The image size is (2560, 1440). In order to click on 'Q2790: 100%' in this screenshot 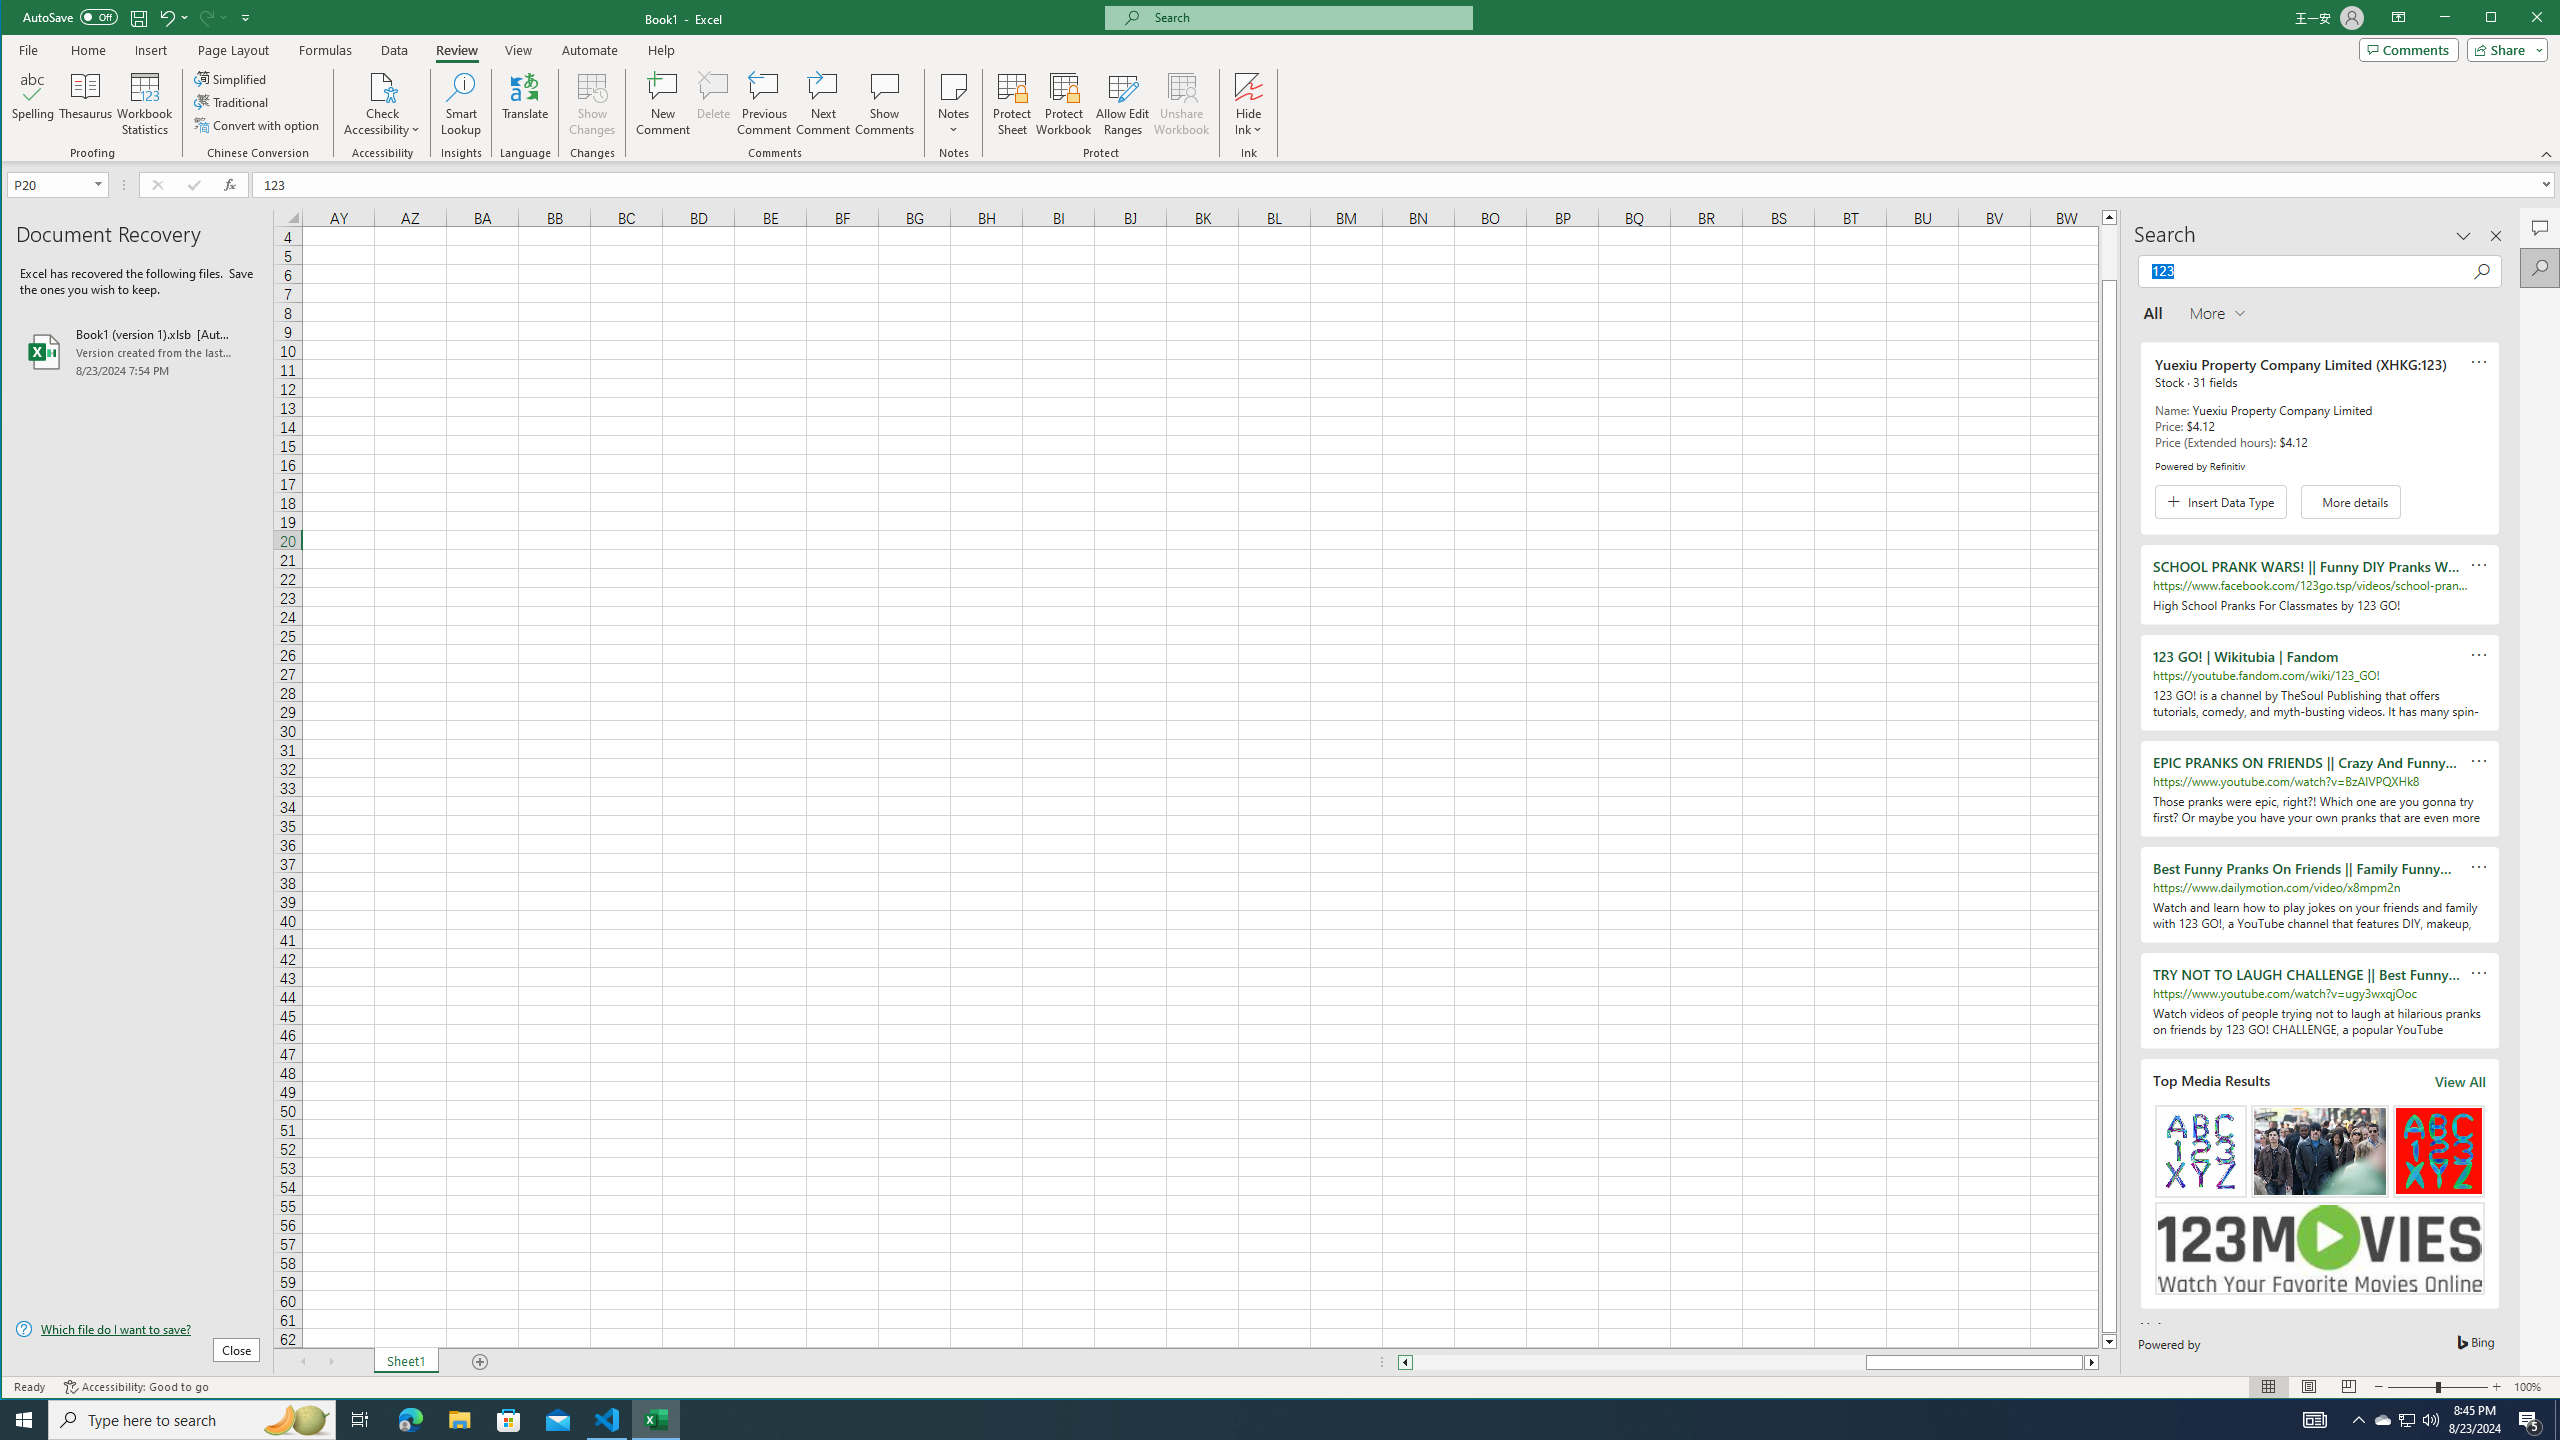, I will do `click(2429, 1418)`.